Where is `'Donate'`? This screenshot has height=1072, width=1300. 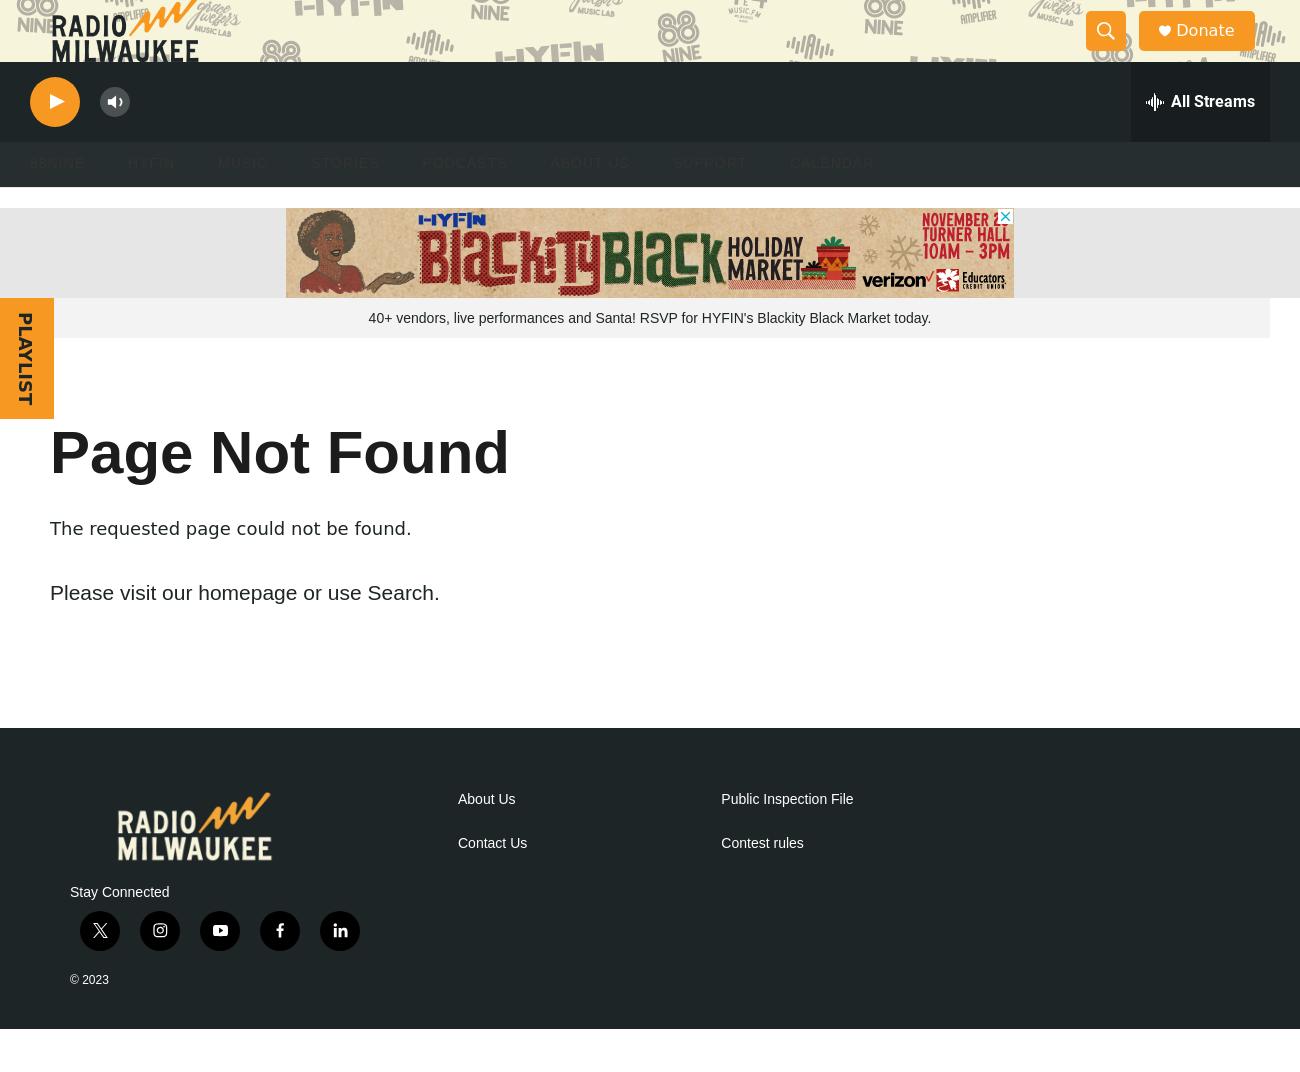
'Donate' is located at coordinates (1215, 49).